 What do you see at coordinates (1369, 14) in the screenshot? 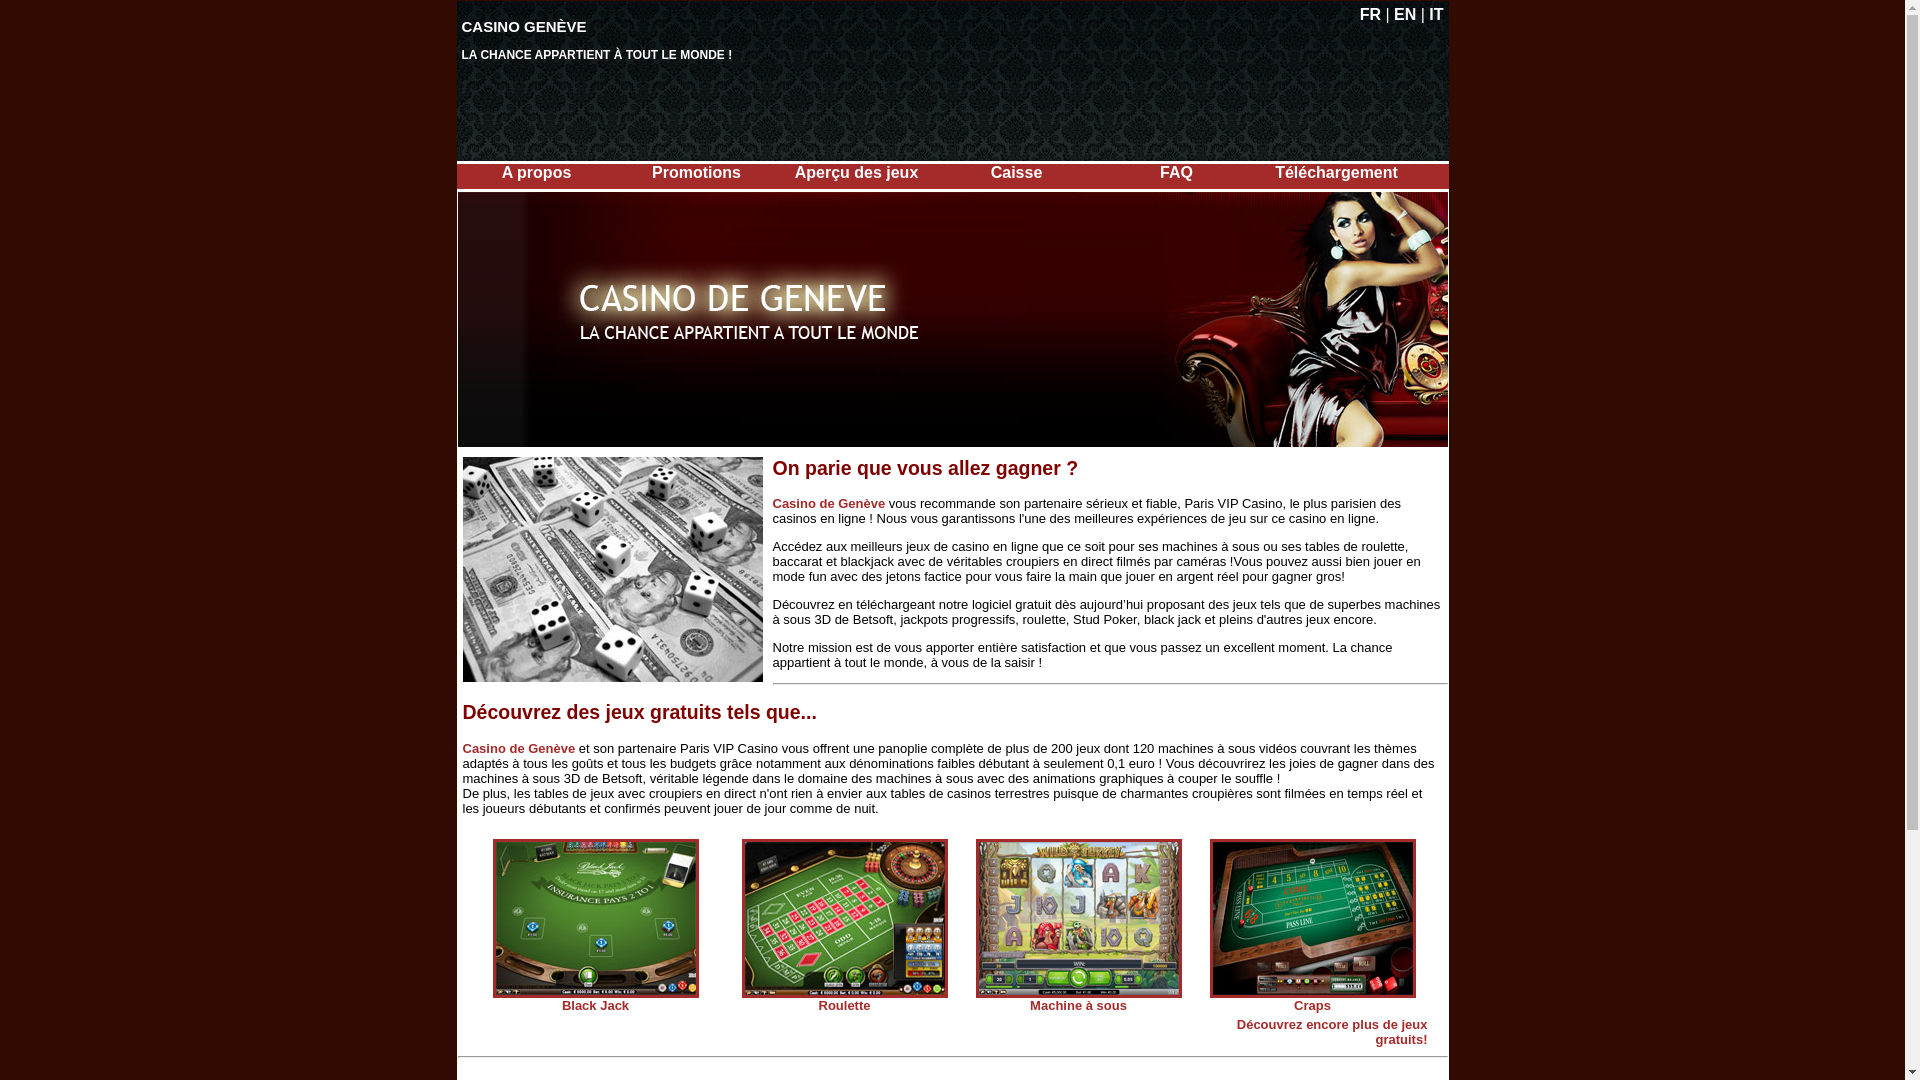
I see `'FR'` at bounding box center [1369, 14].